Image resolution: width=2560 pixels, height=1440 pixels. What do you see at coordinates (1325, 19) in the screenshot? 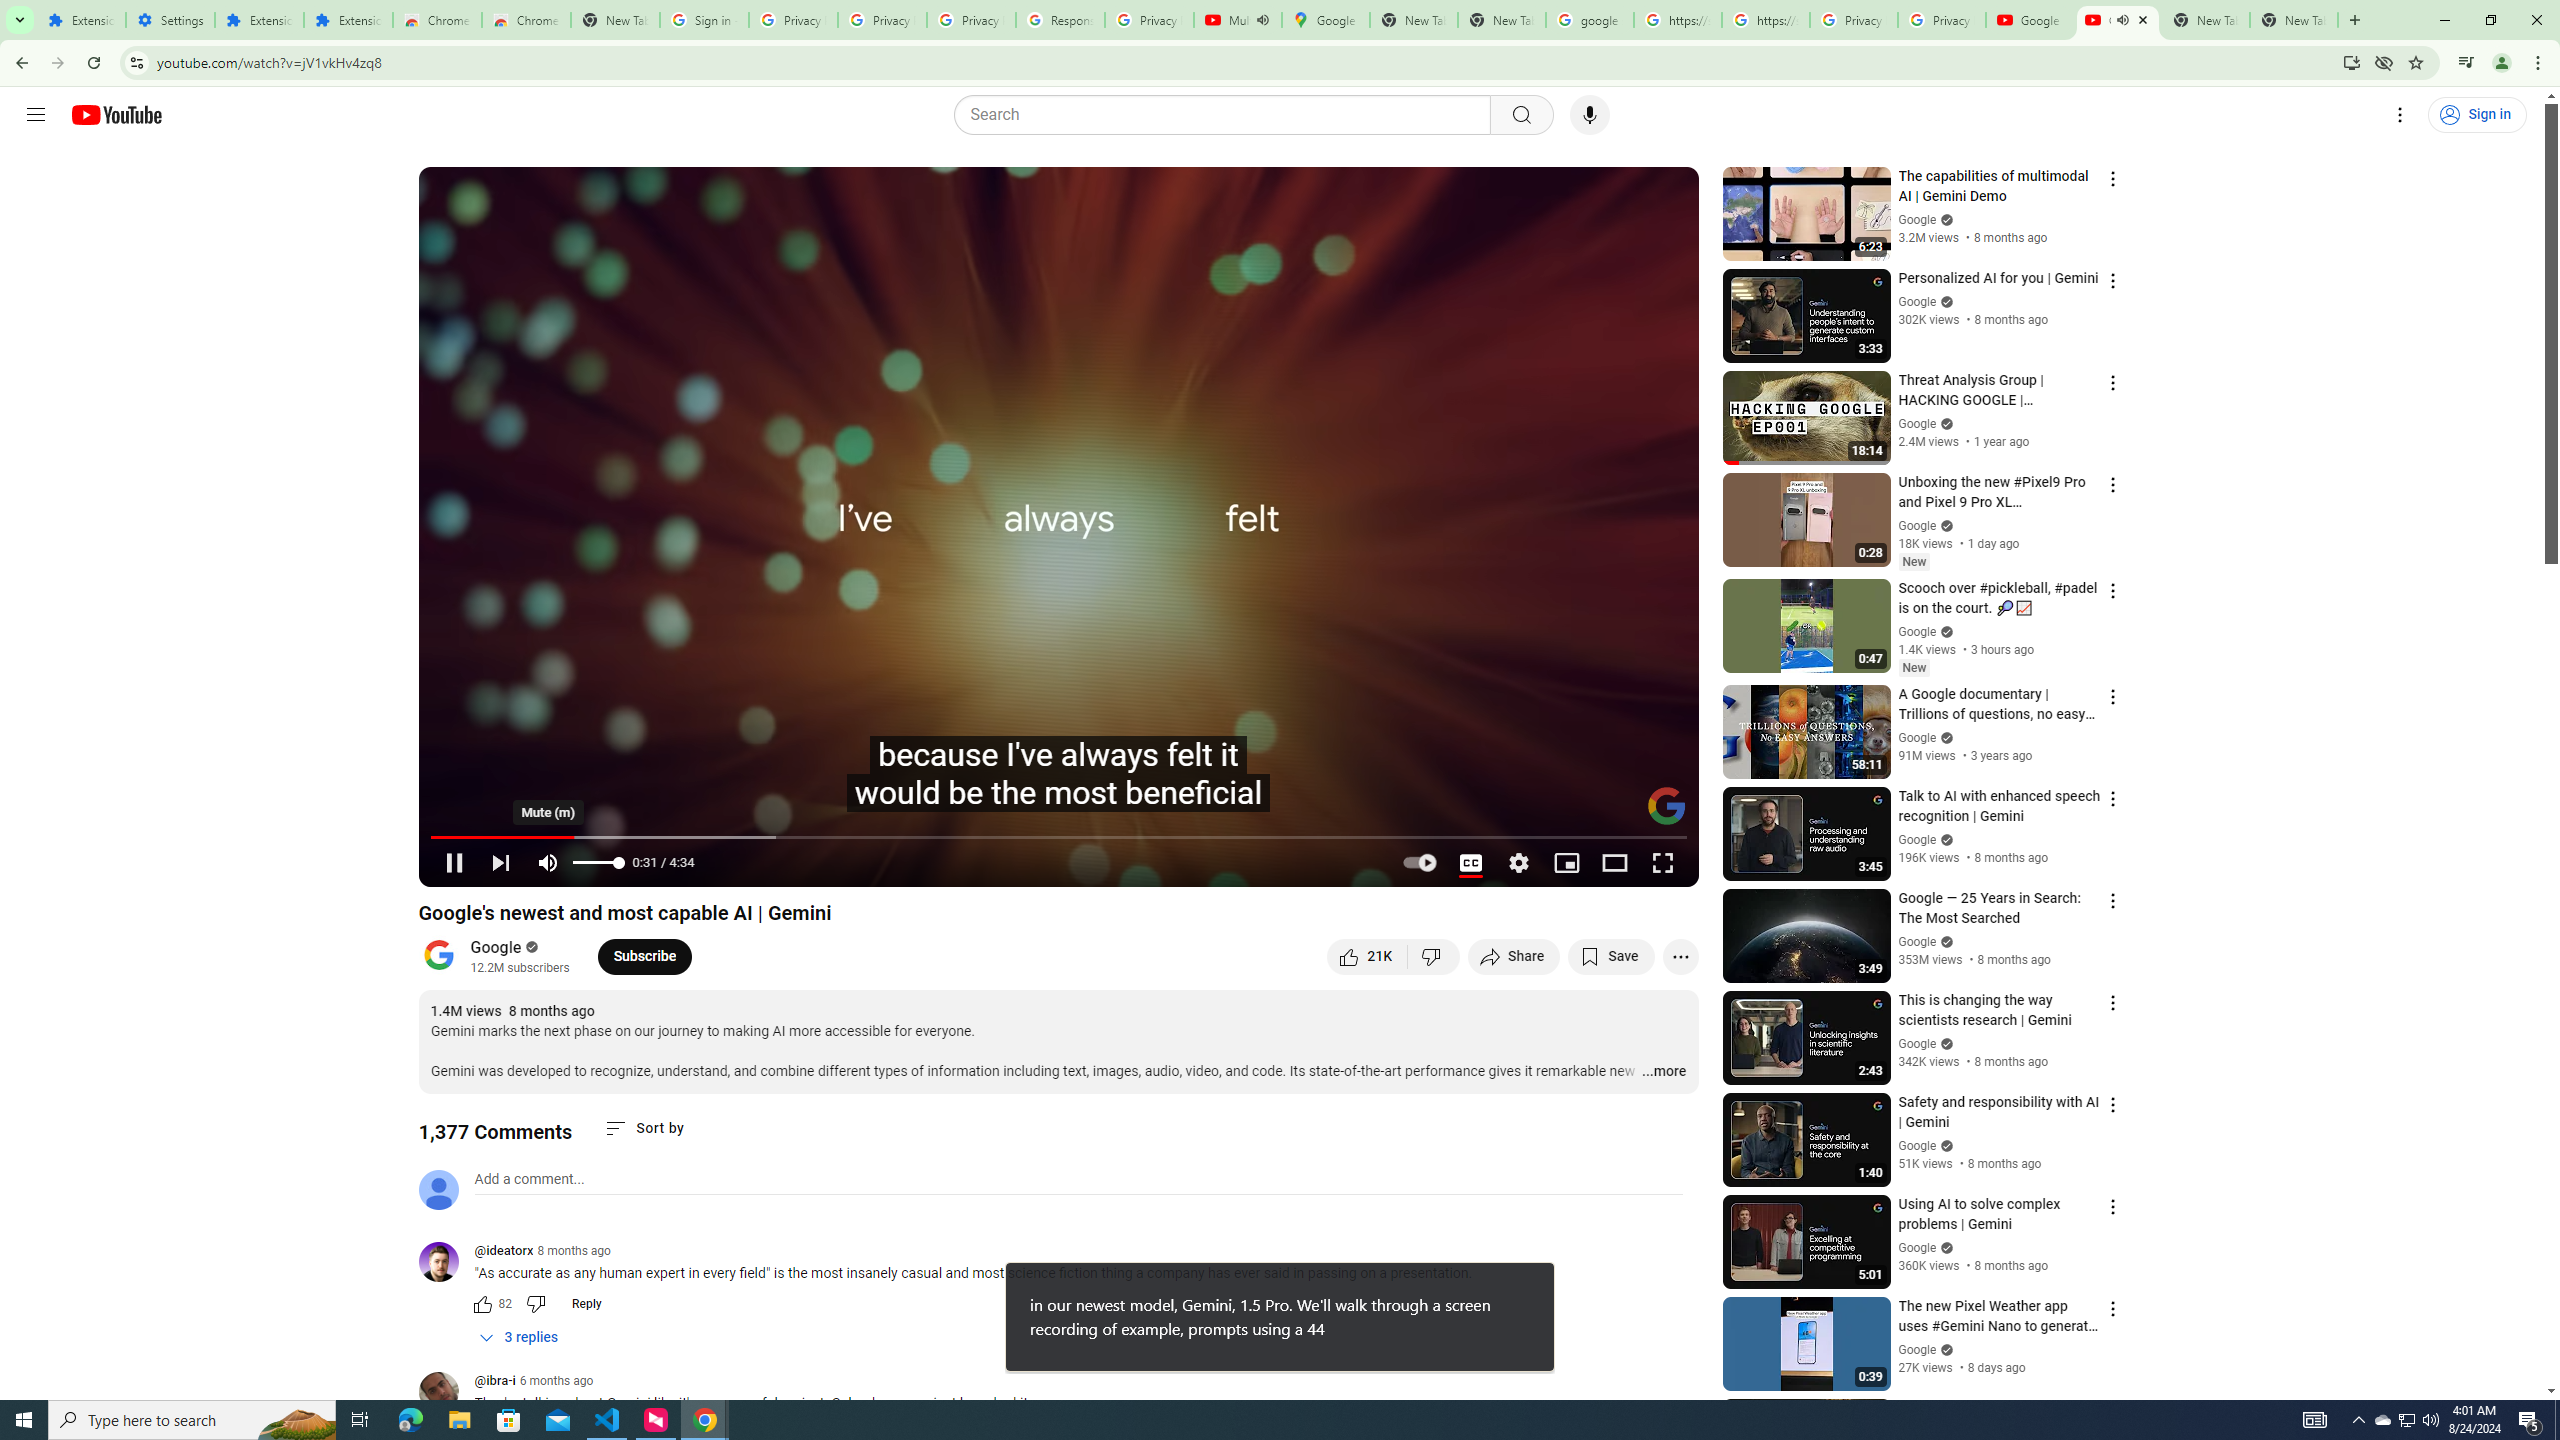
I see `'Google Maps'` at bounding box center [1325, 19].